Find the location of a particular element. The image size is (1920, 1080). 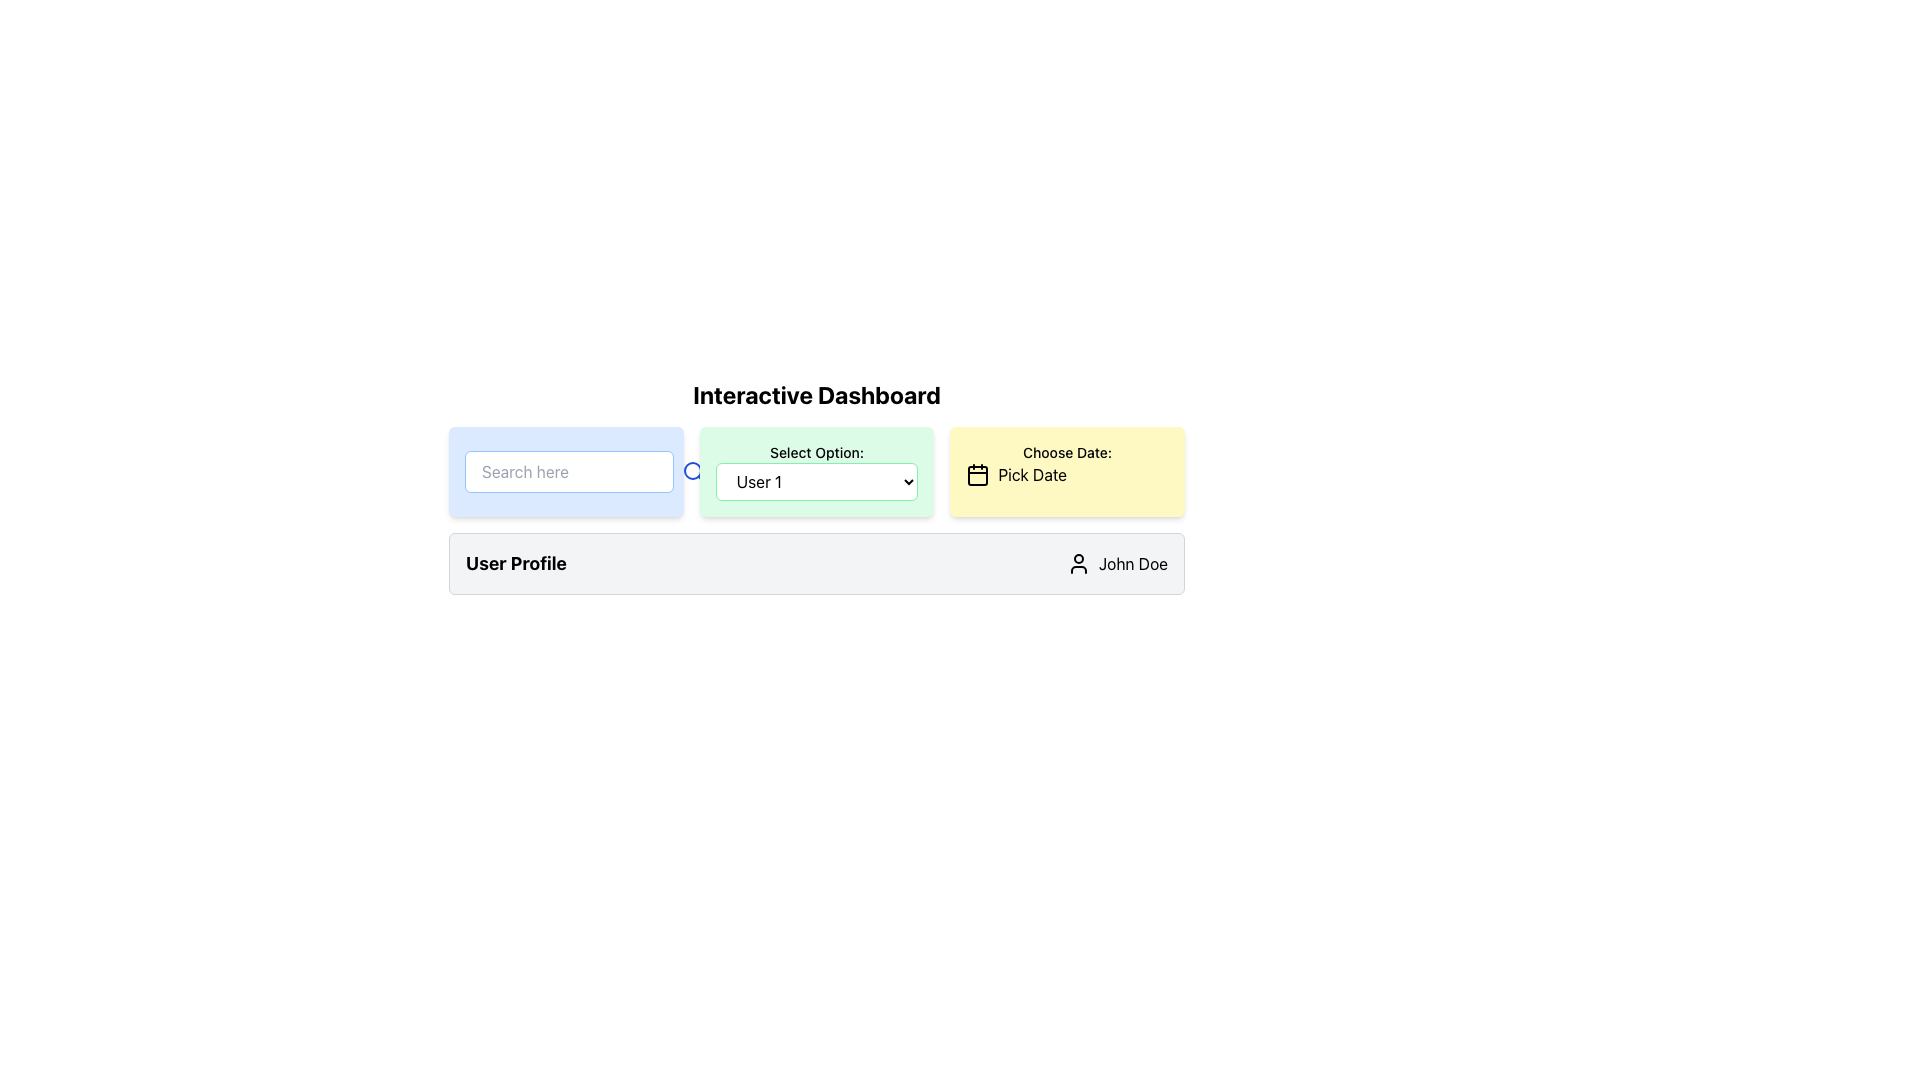

the dropdown menu element located between the blue search box and the yellow date selection box for keyboard navigation is located at coordinates (816, 509).